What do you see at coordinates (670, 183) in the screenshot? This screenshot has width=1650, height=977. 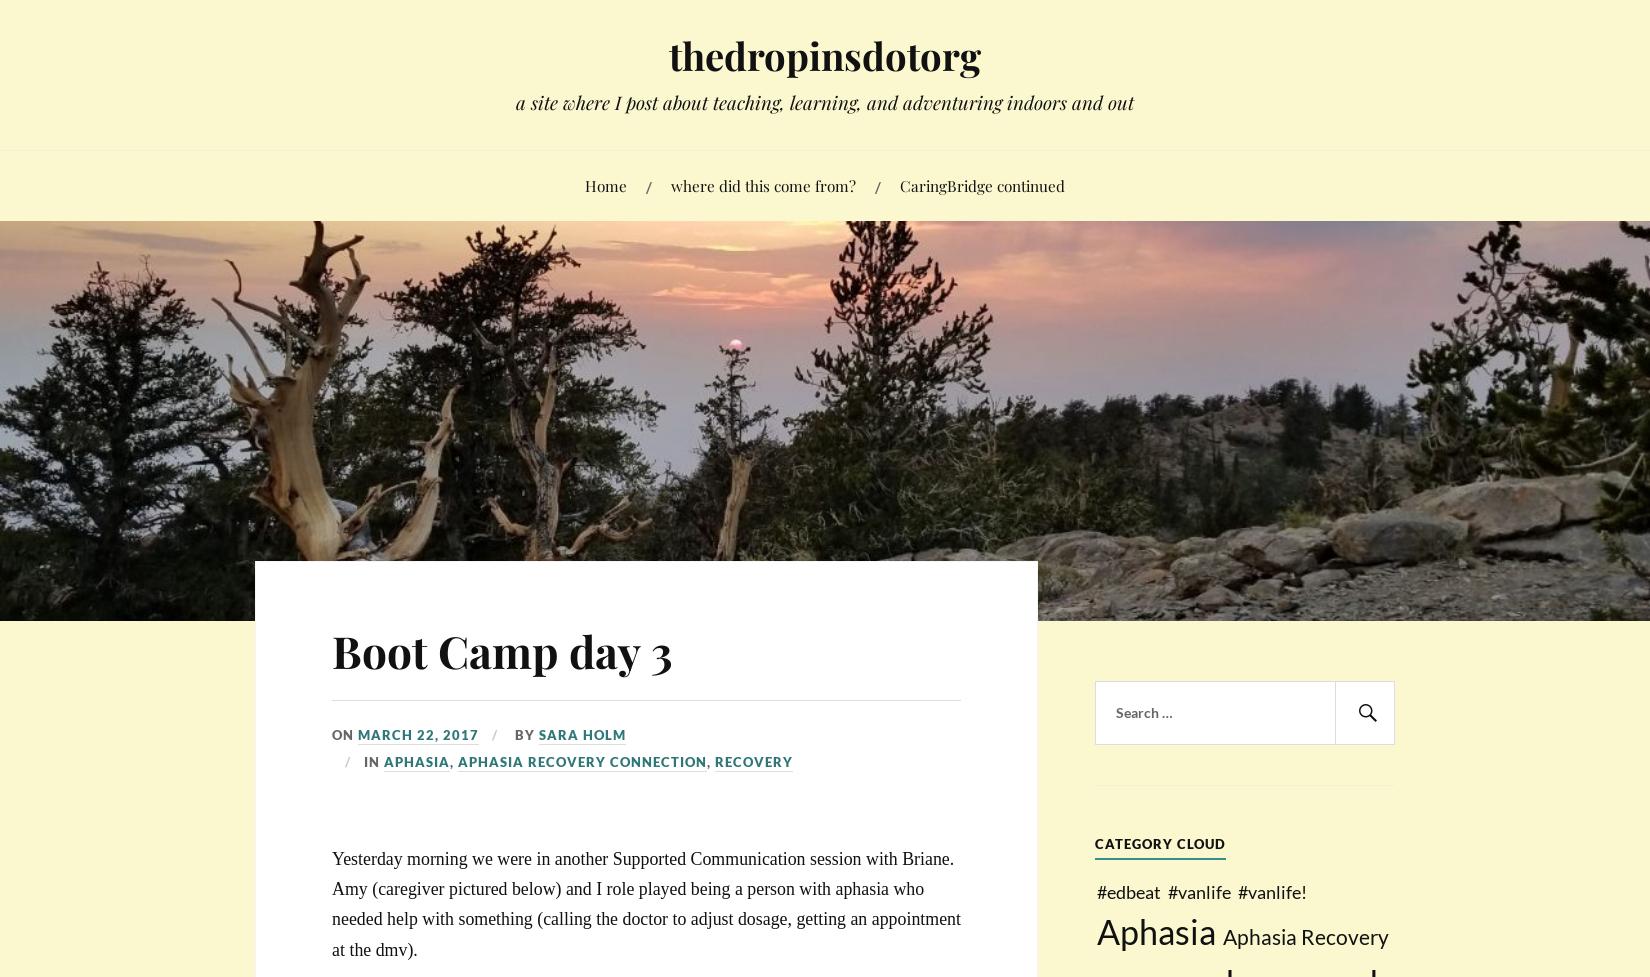 I see `'where did this come from?'` at bounding box center [670, 183].